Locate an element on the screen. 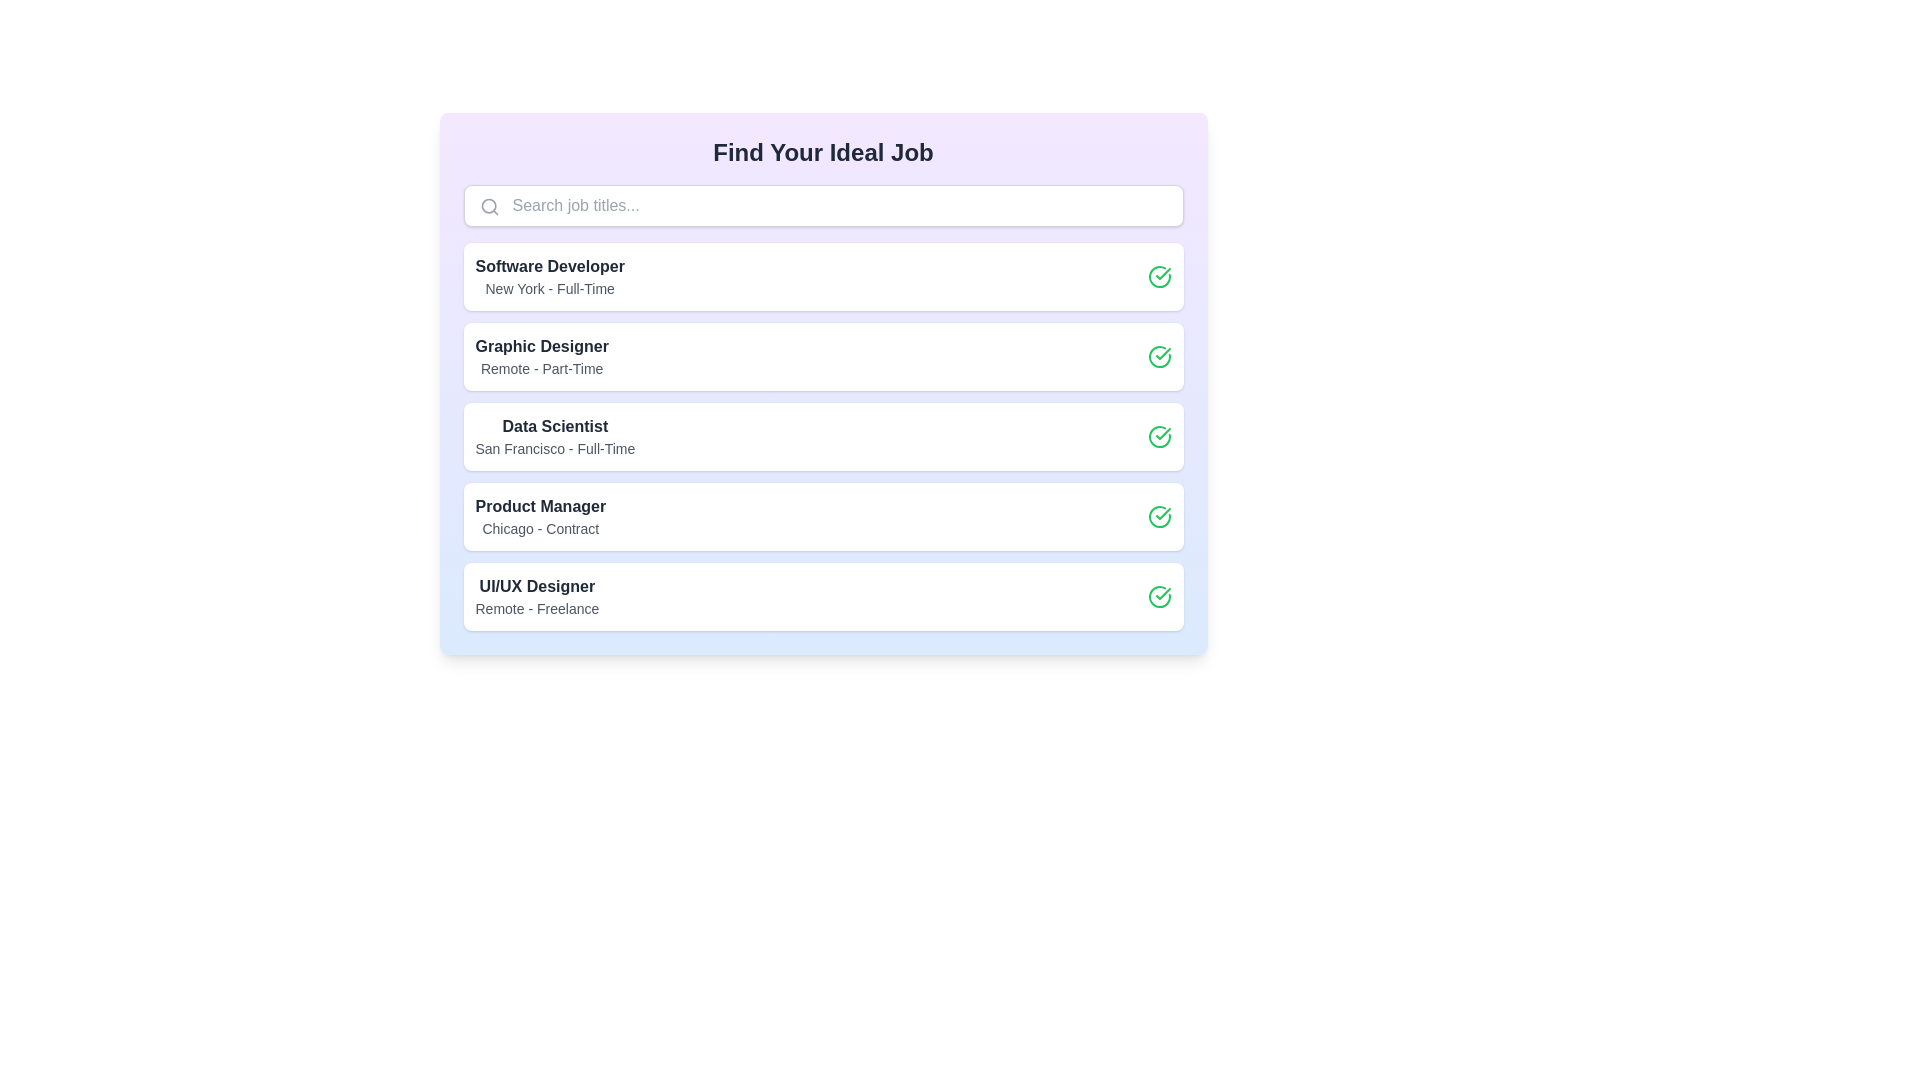 The image size is (1920, 1080). the magnifying glass icon, which represents the search function is located at coordinates (489, 207).